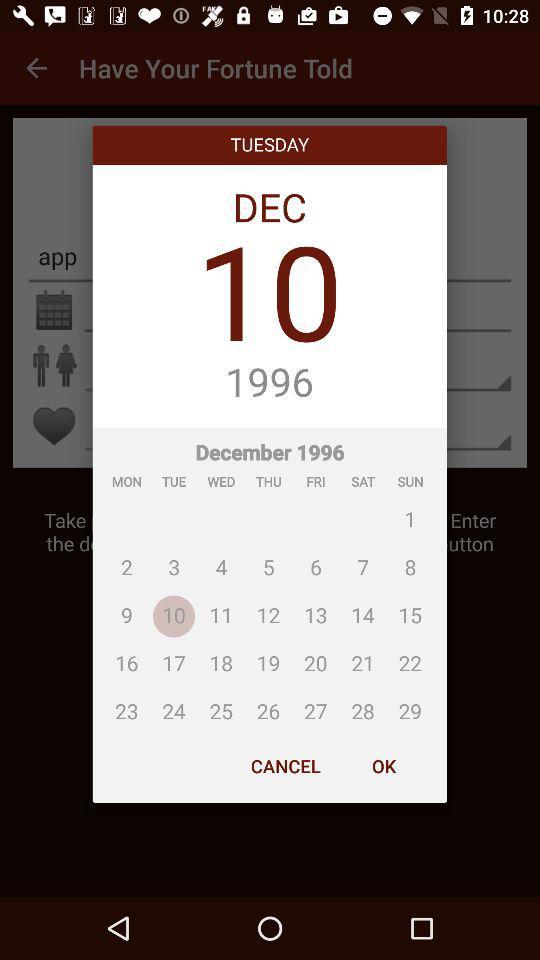 The height and width of the screenshot is (960, 540). Describe the element at coordinates (269, 382) in the screenshot. I see `the 1996` at that location.